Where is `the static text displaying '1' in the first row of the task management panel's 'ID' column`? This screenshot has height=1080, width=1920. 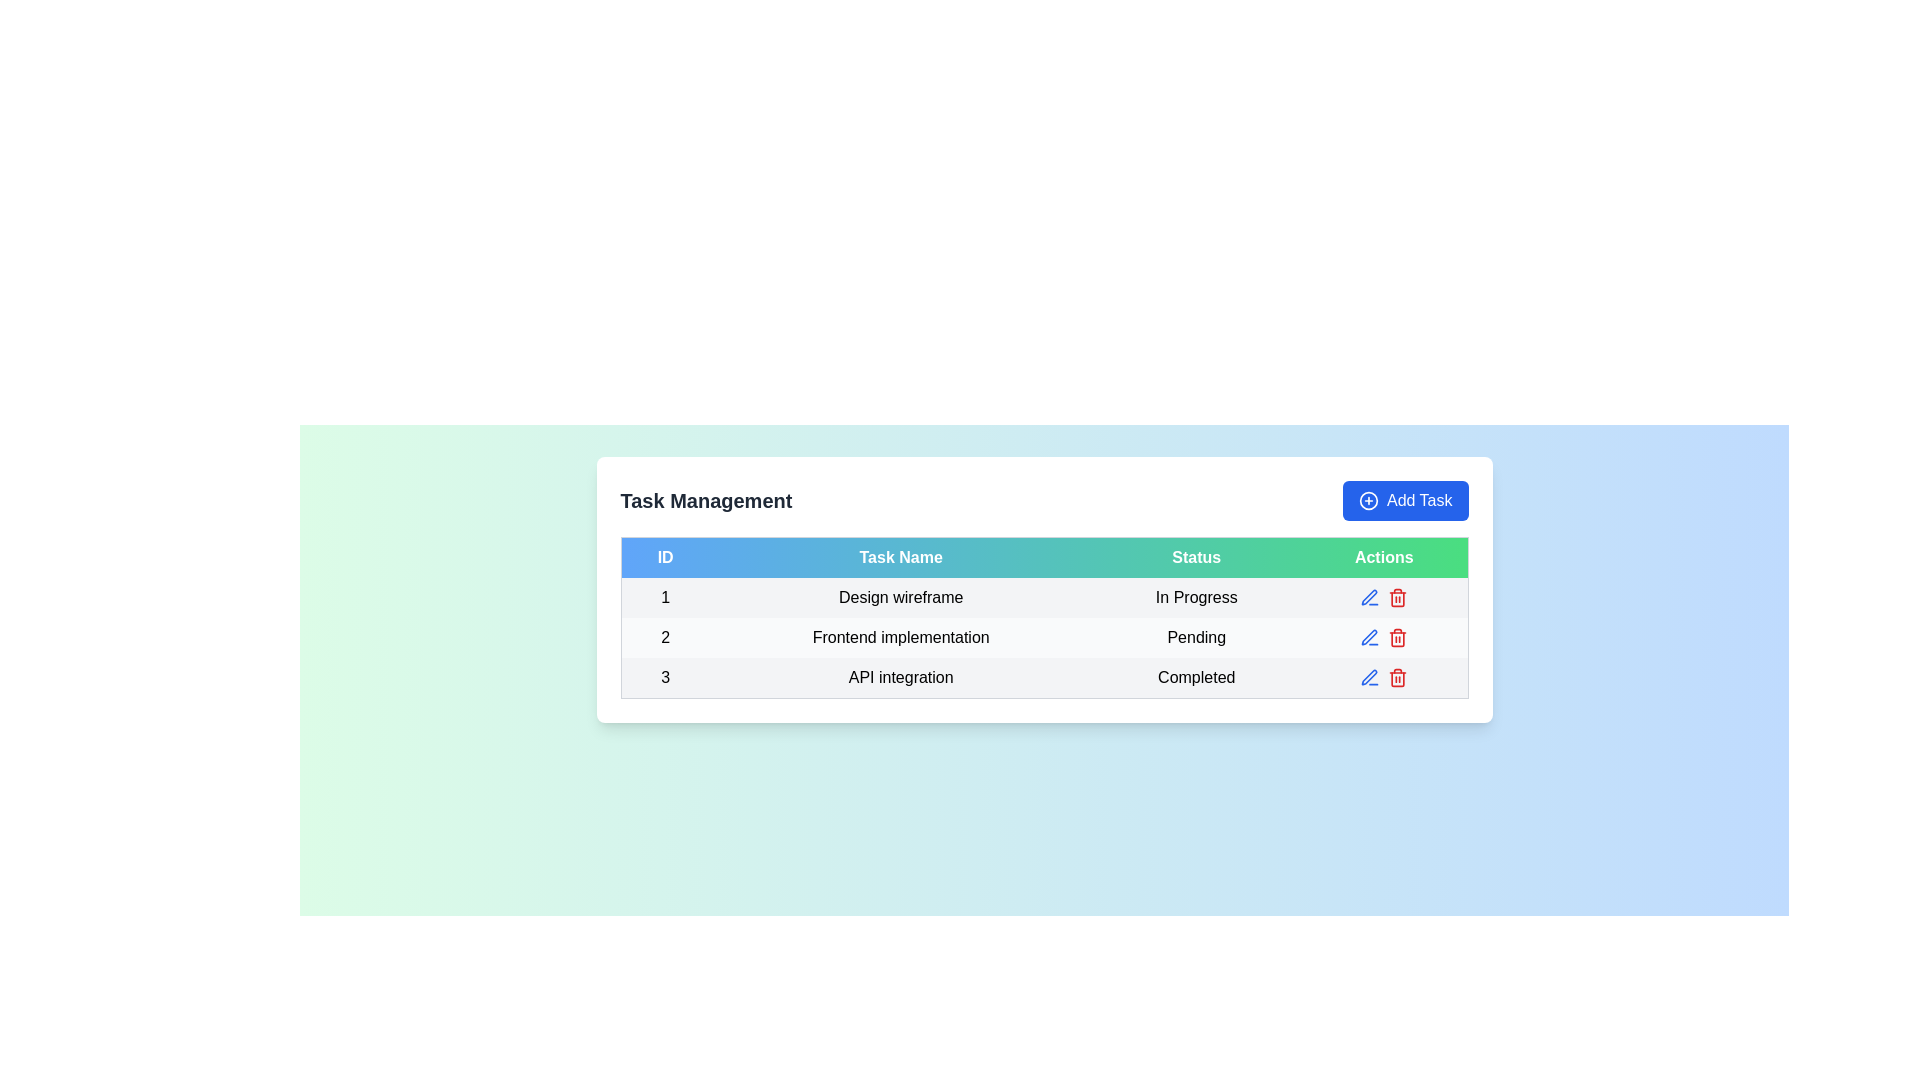 the static text displaying '1' in the first row of the task management panel's 'ID' column is located at coordinates (665, 596).